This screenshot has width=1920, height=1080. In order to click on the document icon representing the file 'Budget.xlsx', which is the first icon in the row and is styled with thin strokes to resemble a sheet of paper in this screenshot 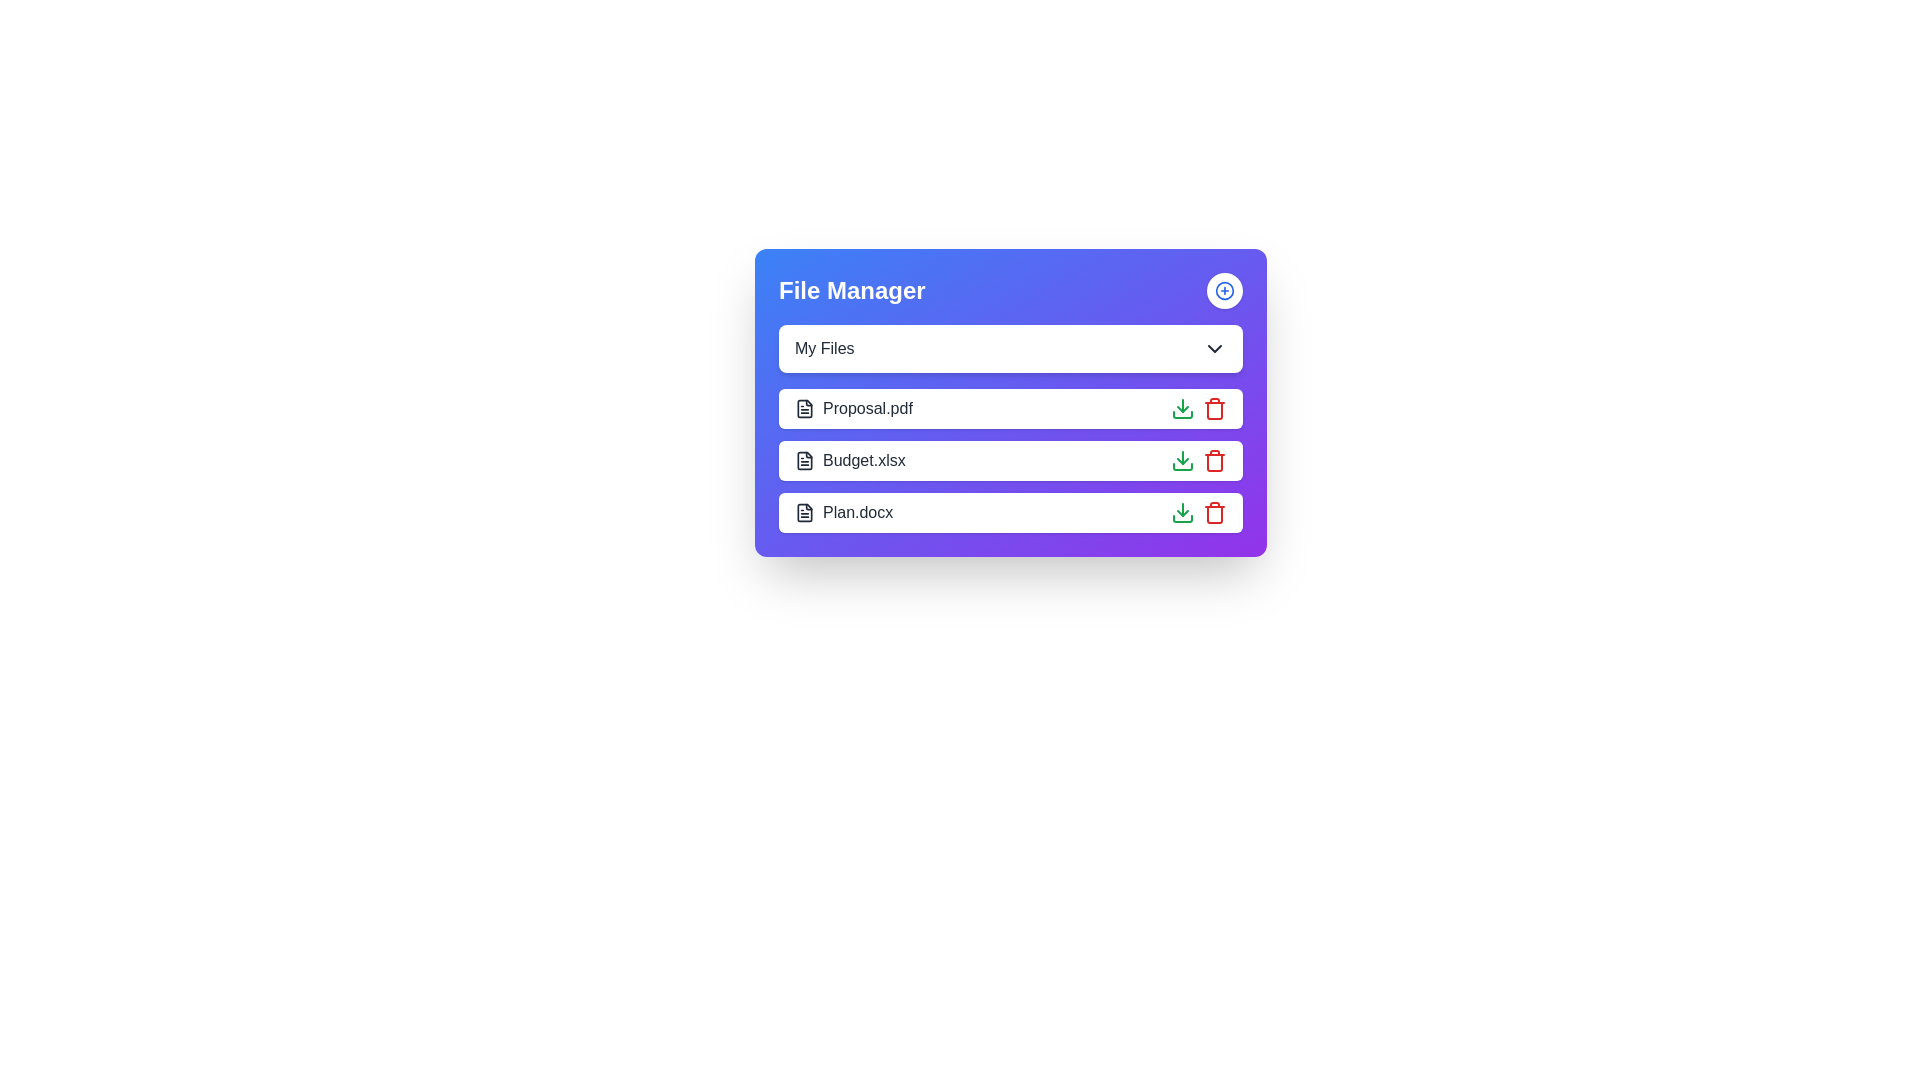, I will do `click(805, 461)`.